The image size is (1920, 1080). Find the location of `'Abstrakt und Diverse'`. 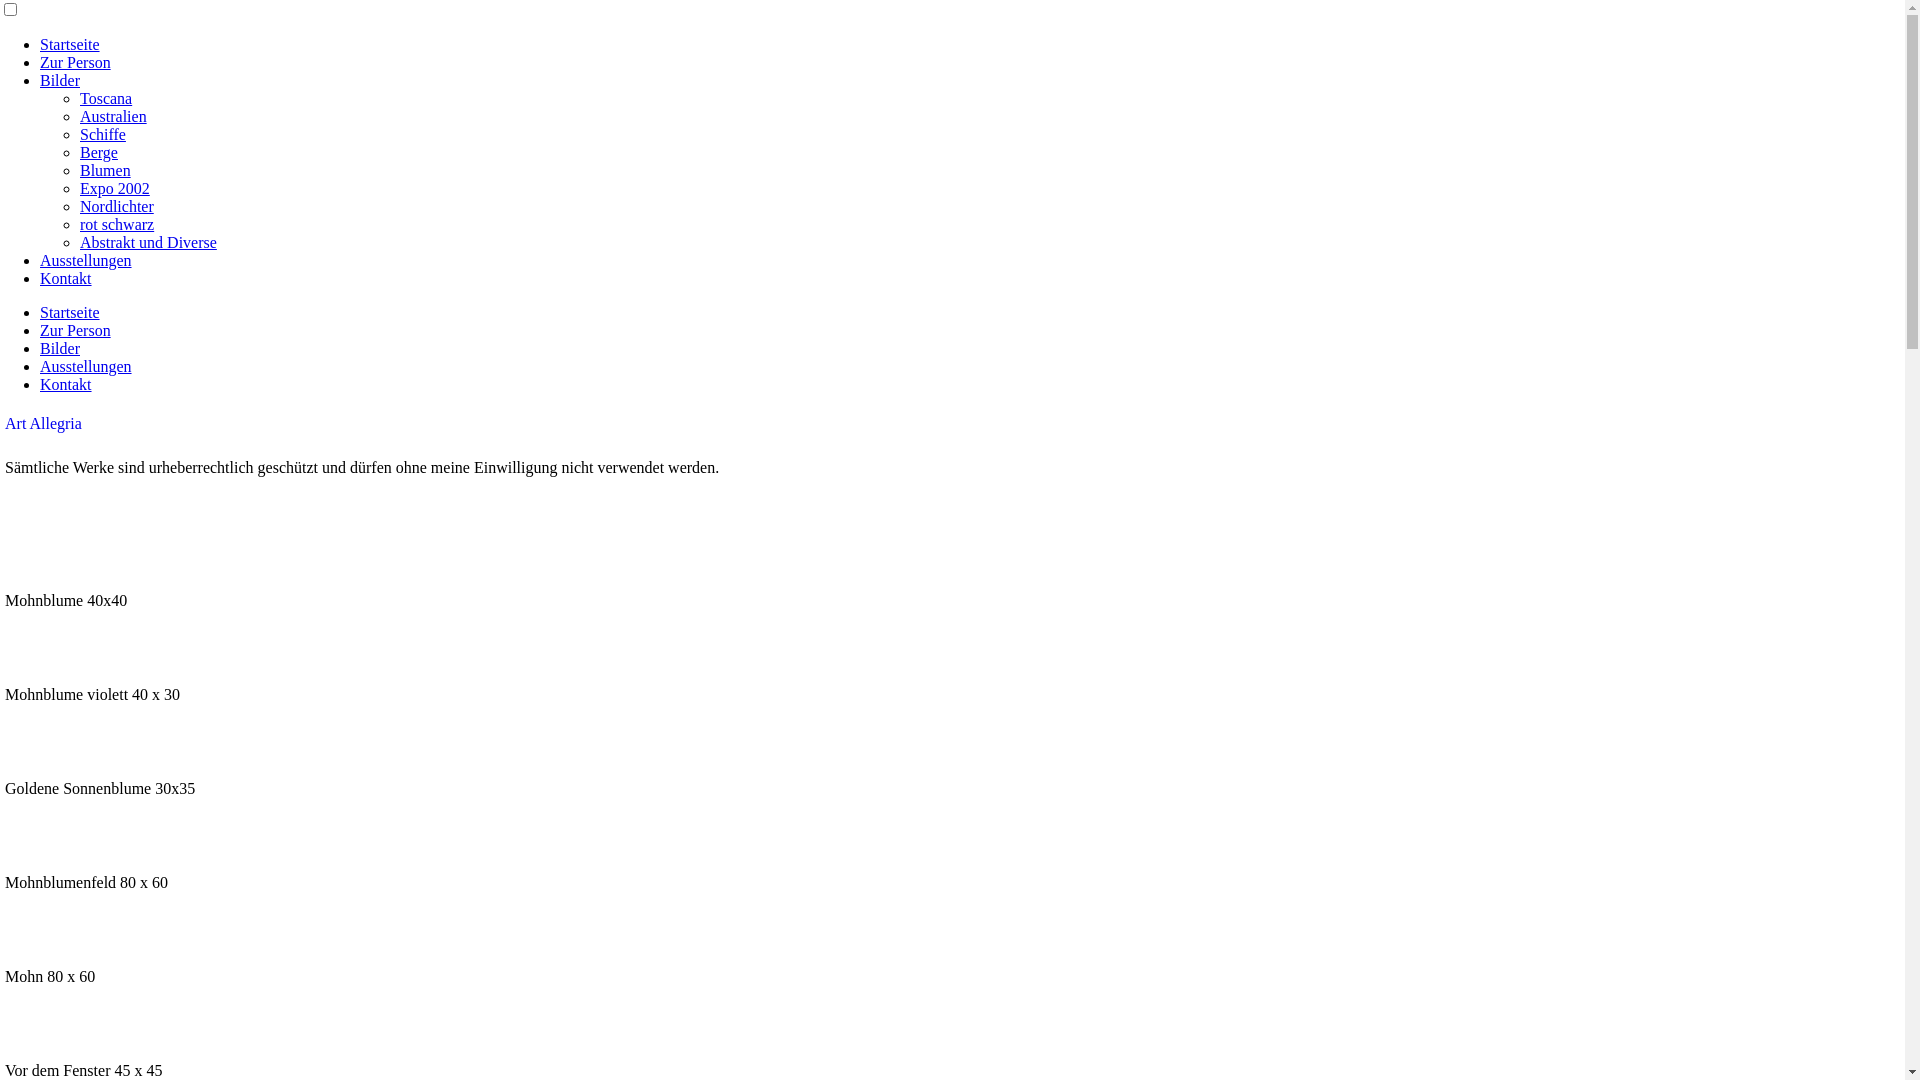

'Abstrakt und Diverse' is located at coordinates (147, 241).